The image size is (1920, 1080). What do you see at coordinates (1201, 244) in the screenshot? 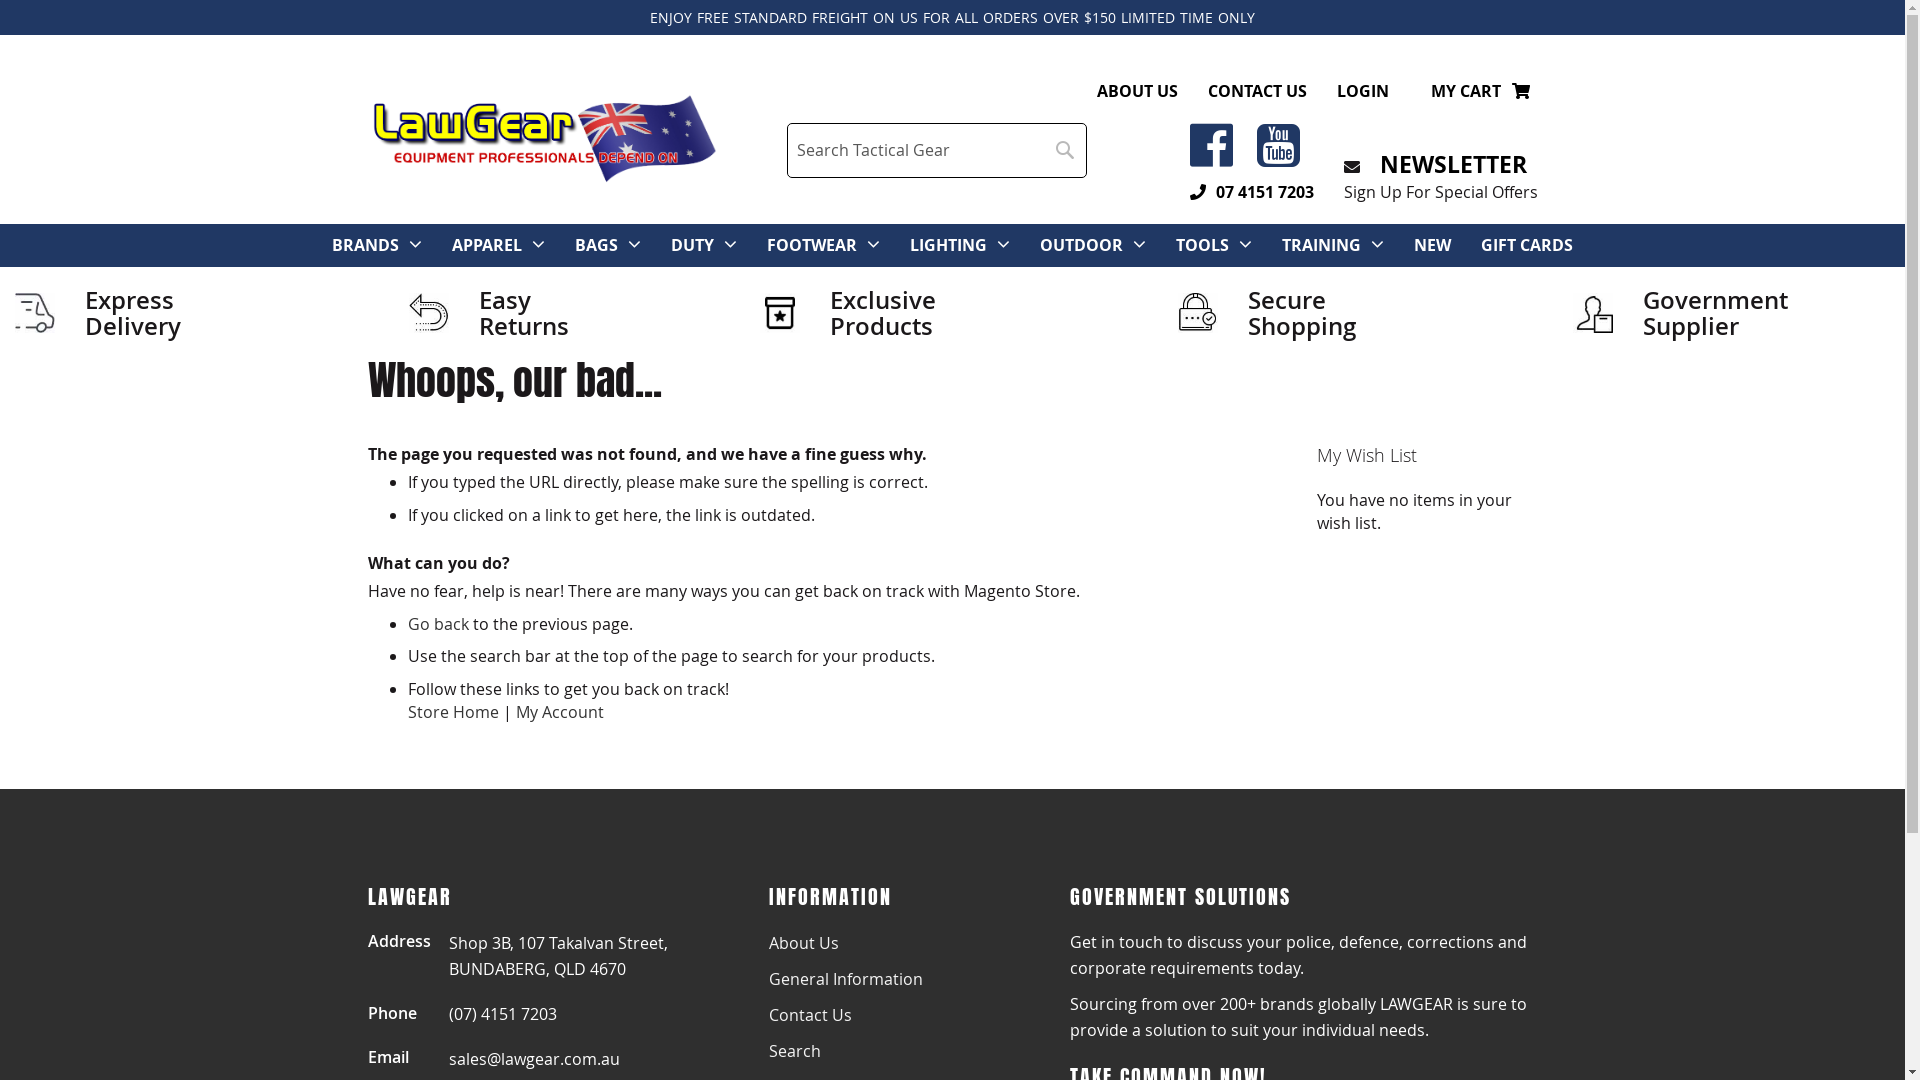
I see `'TOOLS'` at bounding box center [1201, 244].